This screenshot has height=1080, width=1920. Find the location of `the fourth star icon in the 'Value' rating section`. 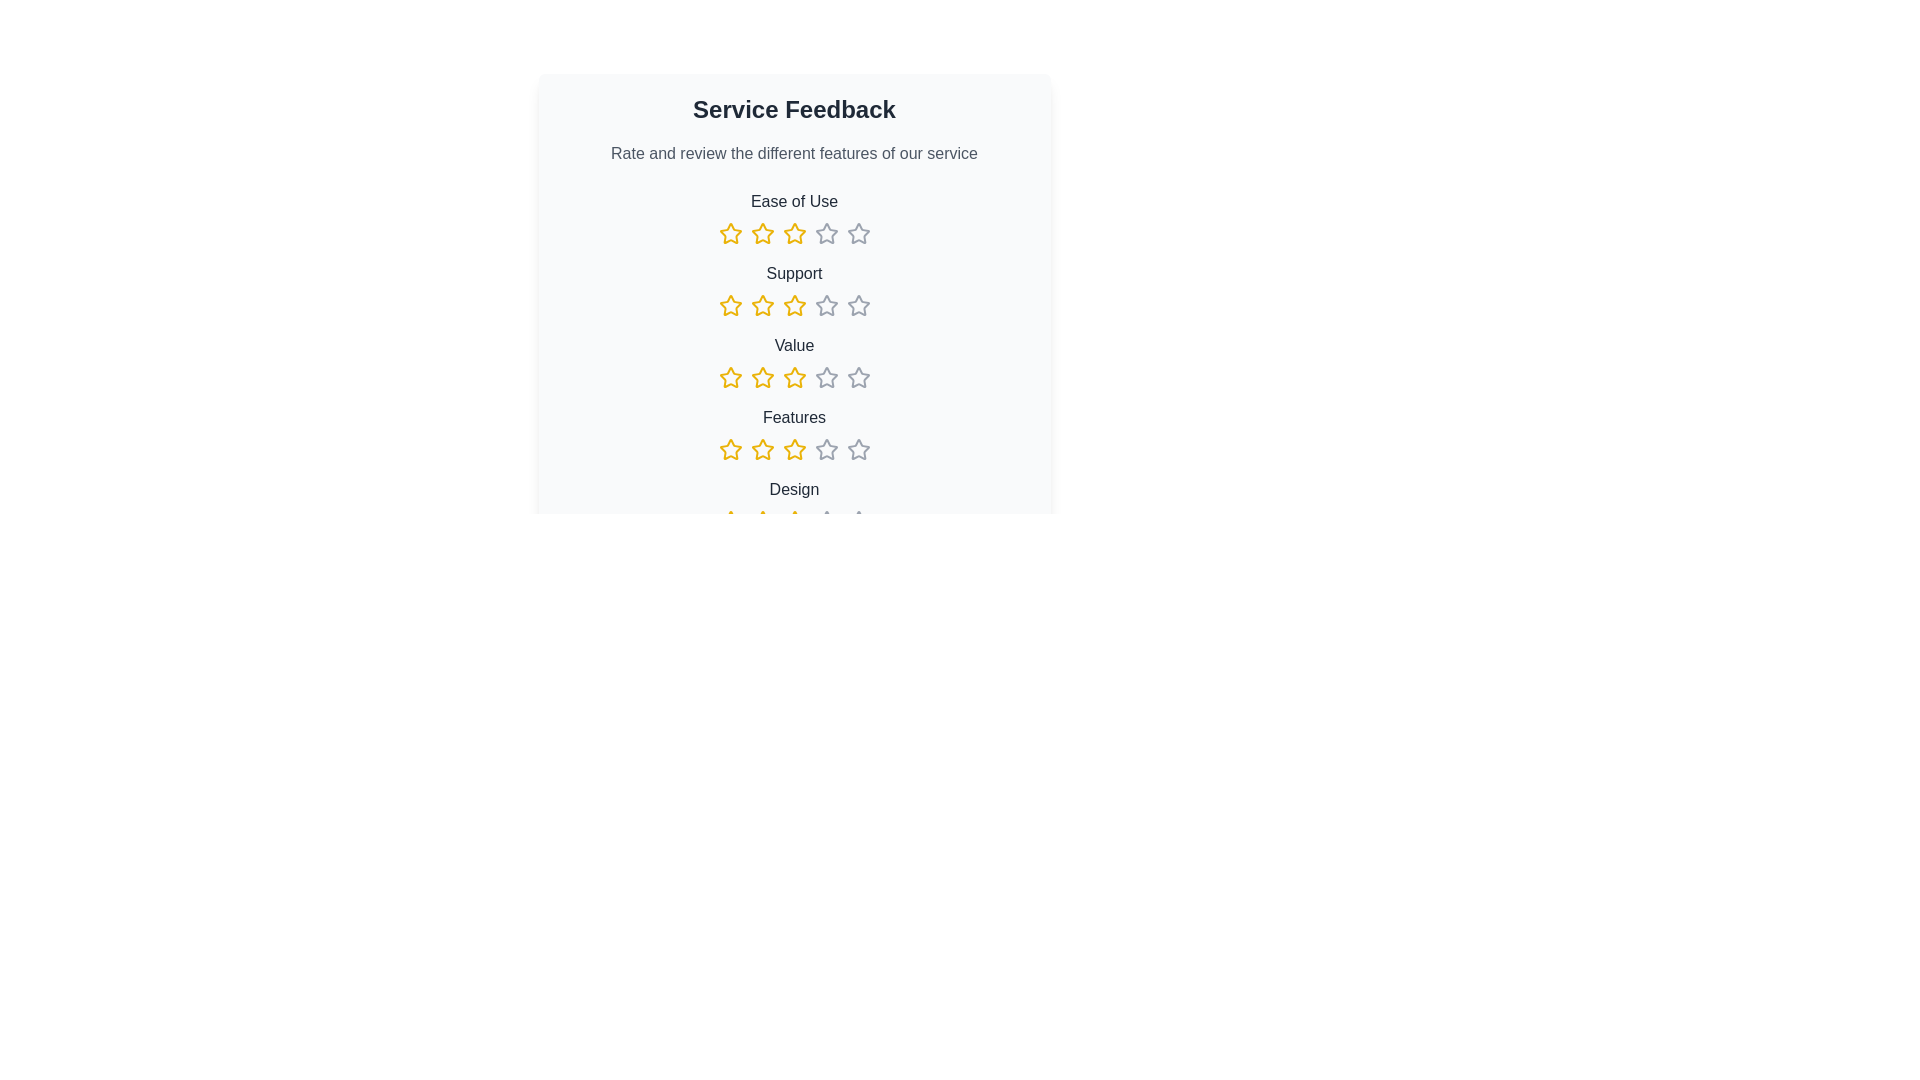

the fourth star icon in the 'Value' rating section is located at coordinates (826, 378).